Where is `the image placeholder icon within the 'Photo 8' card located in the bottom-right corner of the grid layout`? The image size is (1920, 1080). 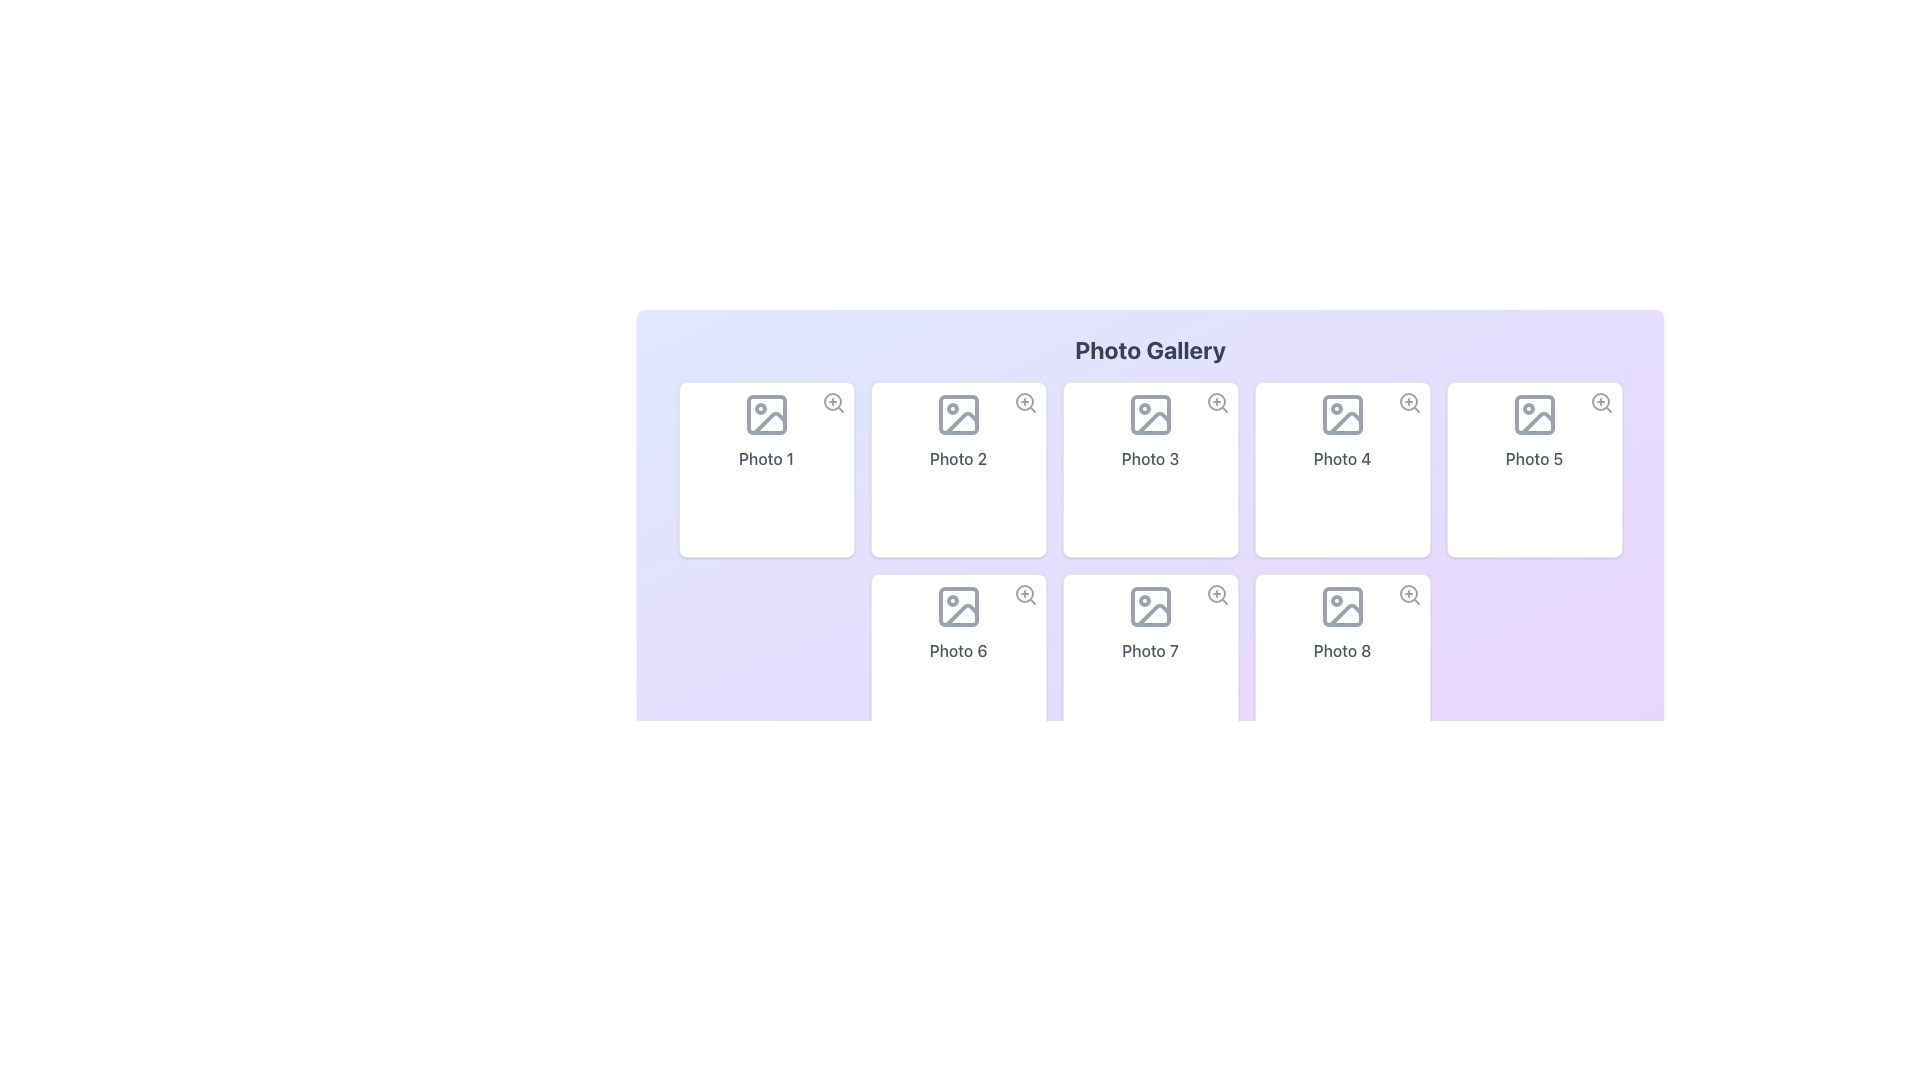
the image placeholder icon within the 'Photo 8' card located in the bottom-right corner of the grid layout is located at coordinates (1342, 605).